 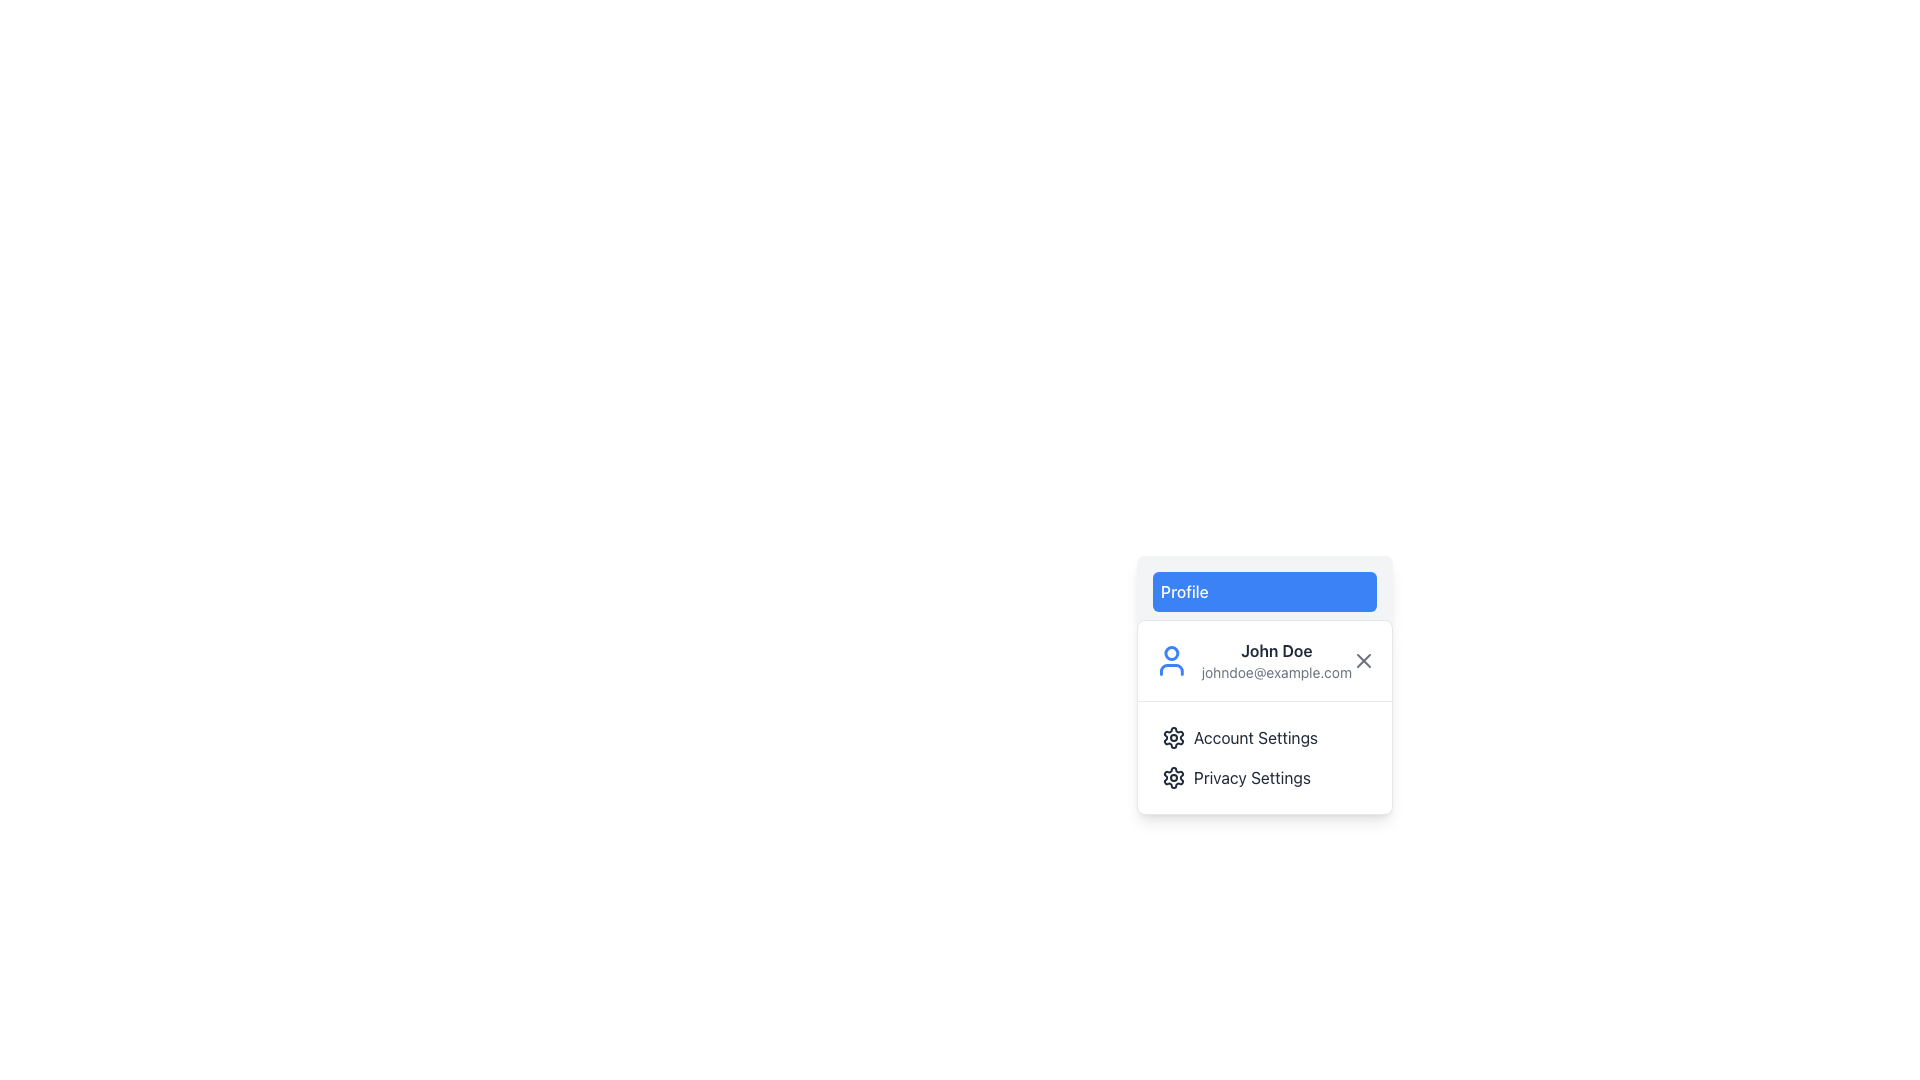 I want to click on the static text element 'John Doe' located at the top center of the dropdown menu, which is visually distinct with a bold font style, so click(x=1275, y=651).